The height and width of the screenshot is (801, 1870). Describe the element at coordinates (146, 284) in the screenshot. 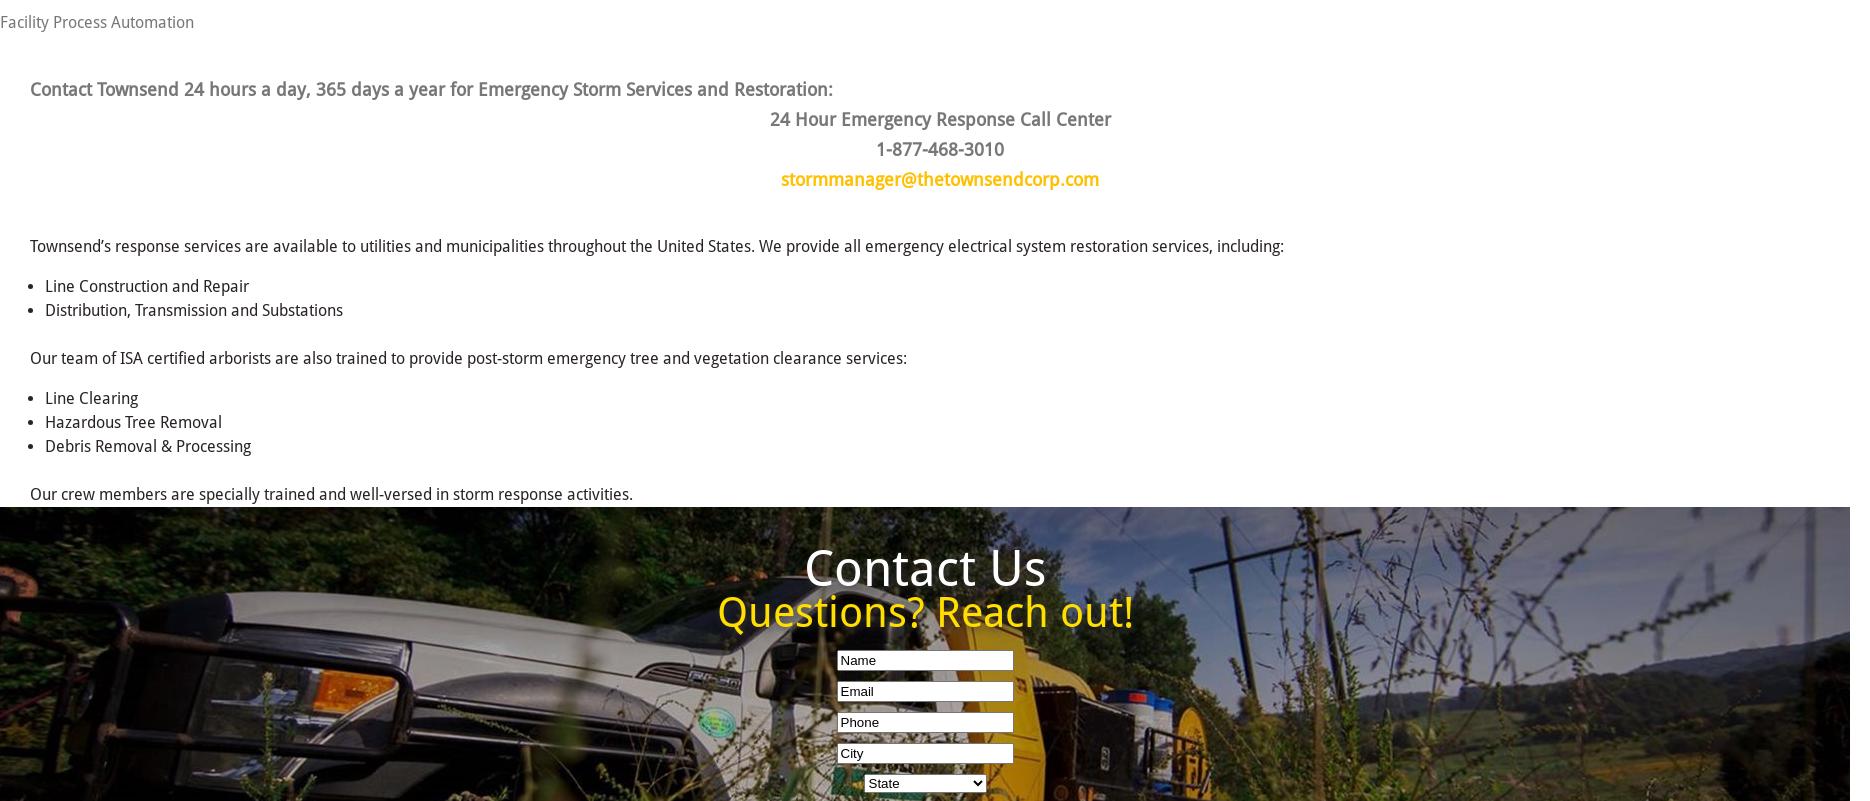

I see `'Line Construction and Repair'` at that location.